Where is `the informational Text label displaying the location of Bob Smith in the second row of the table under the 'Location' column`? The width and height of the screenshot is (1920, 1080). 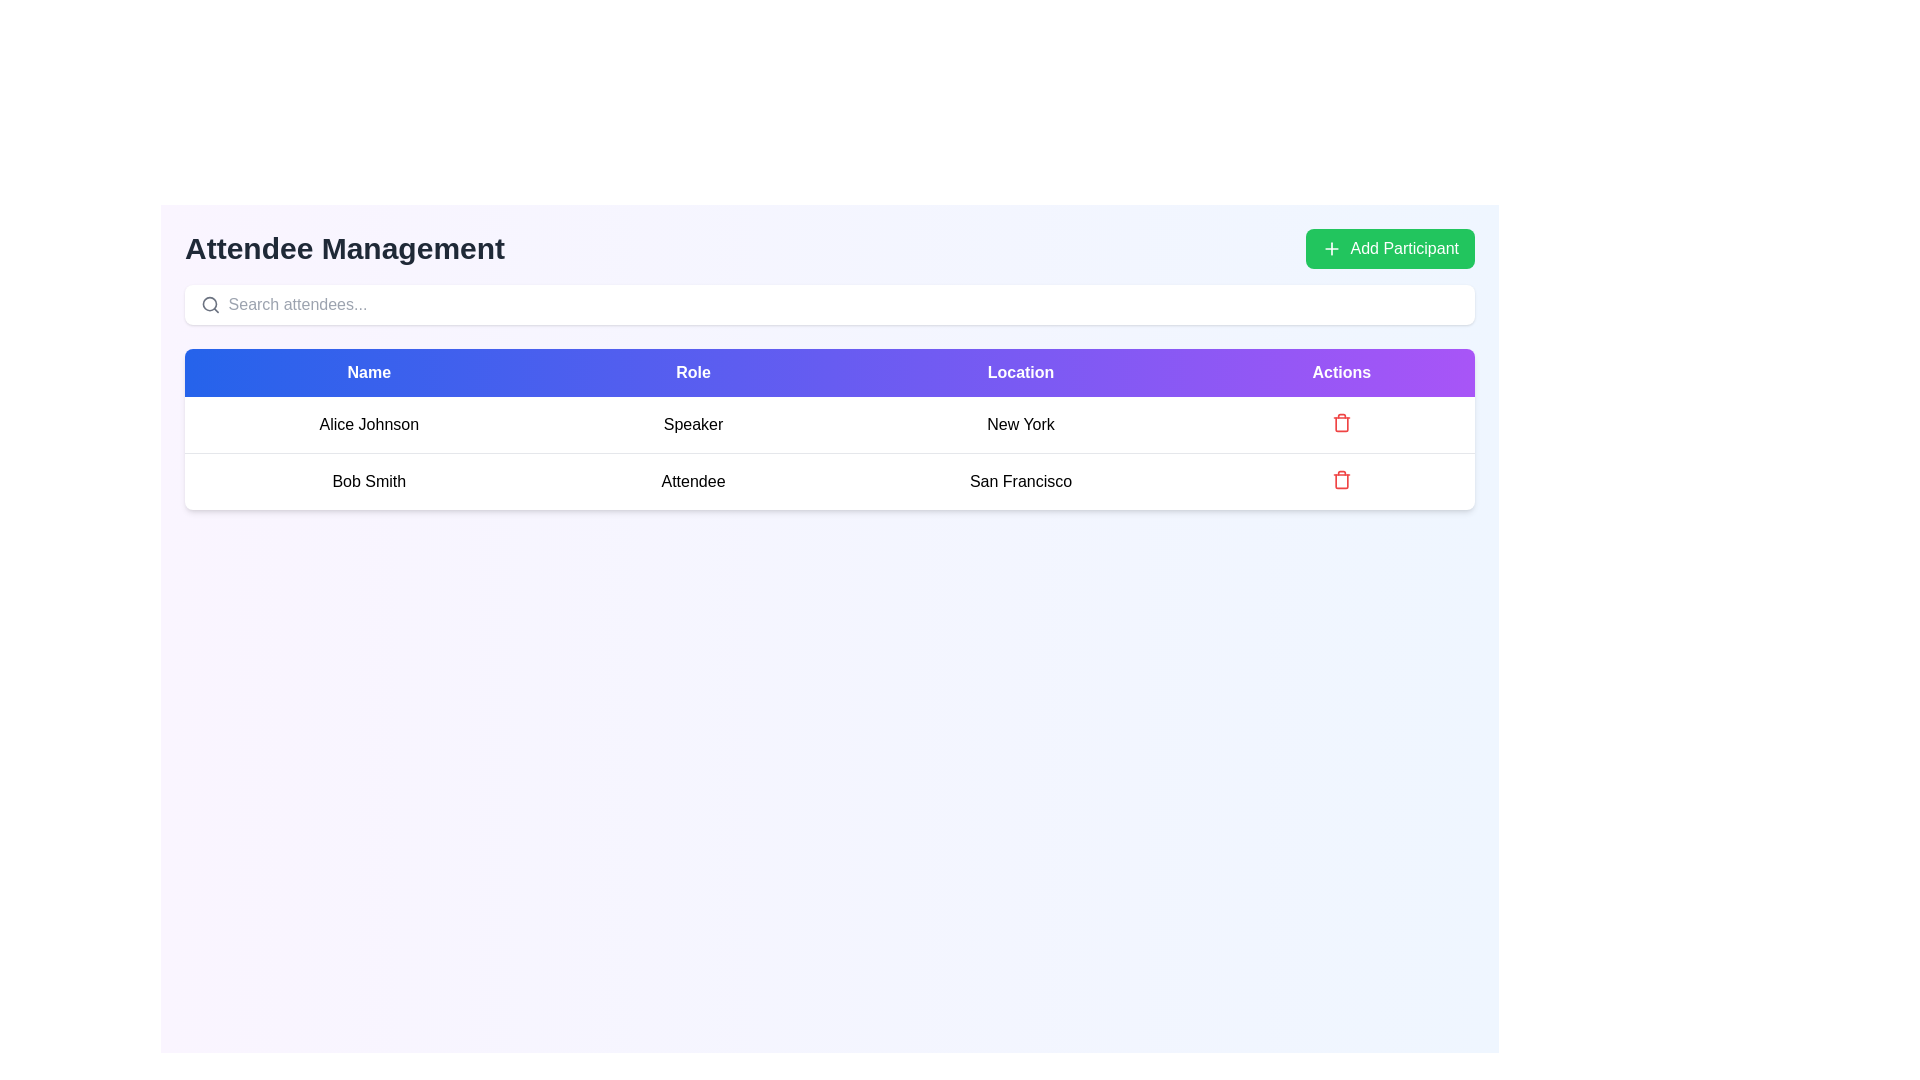 the informational Text label displaying the location of Bob Smith in the second row of the table under the 'Location' column is located at coordinates (1021, 481).